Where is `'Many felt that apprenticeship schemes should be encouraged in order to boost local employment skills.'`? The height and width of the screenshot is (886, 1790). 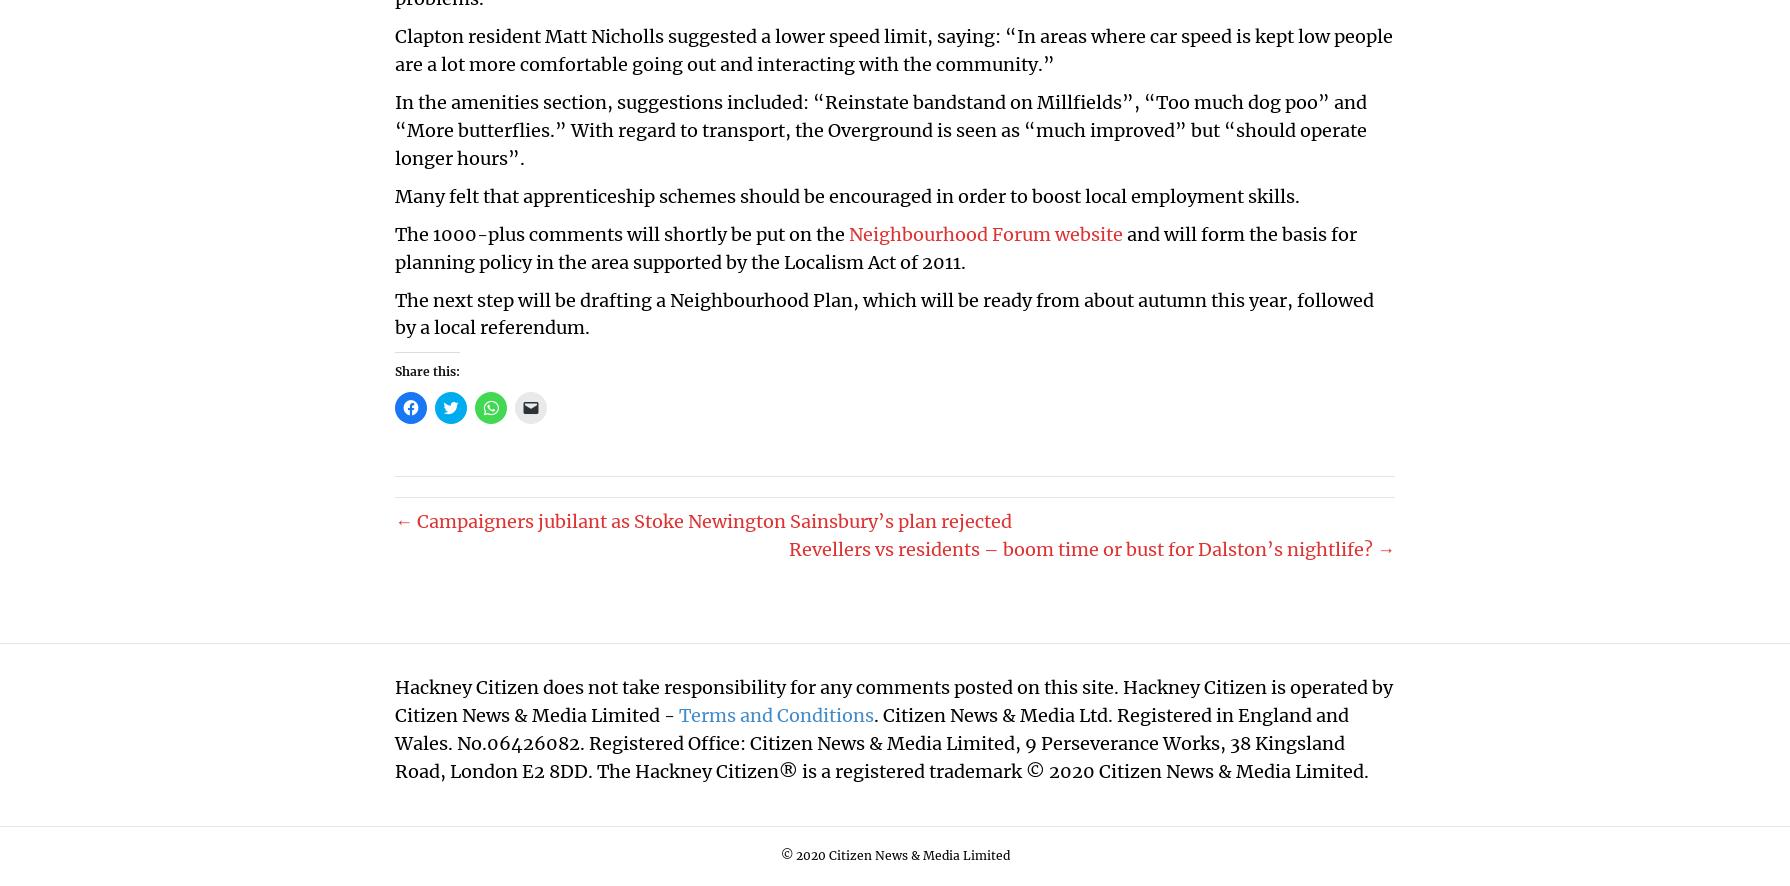 'Many felt that apprenticeship schemes should be encouraged in order to boost local employment skills.' is located at coordinates (395, 195).